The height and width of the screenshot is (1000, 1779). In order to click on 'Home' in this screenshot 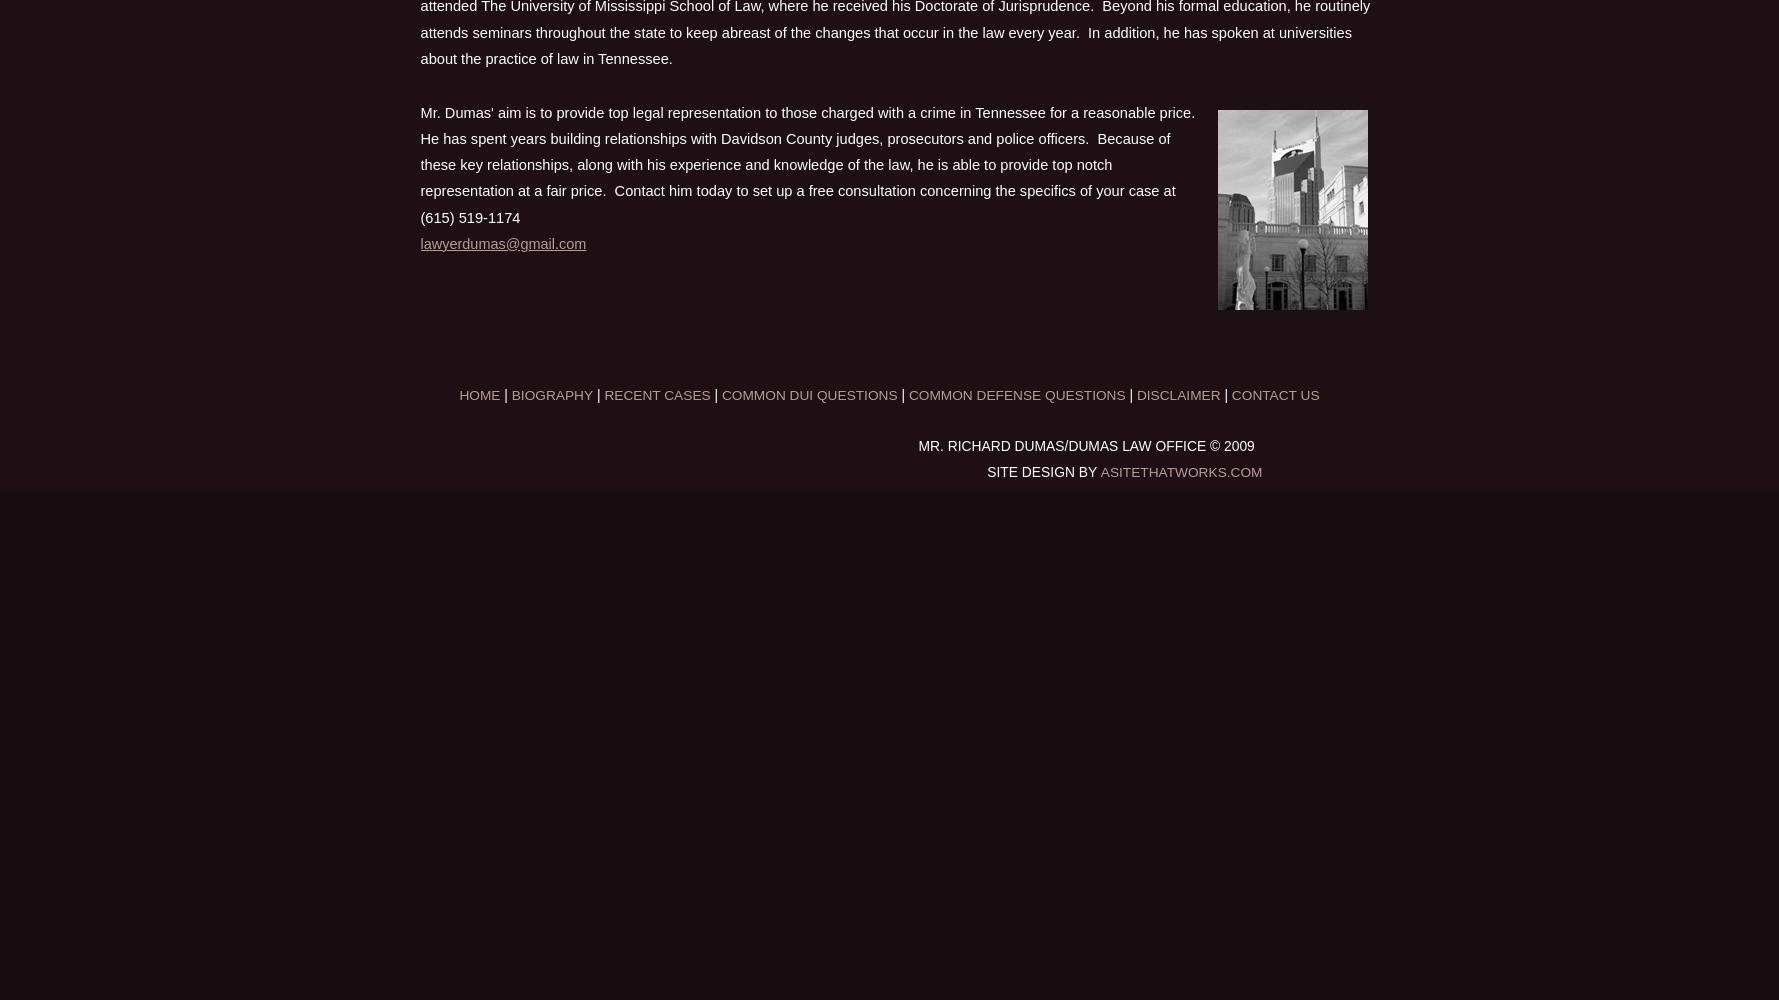, I will do `click(480, 394)`.